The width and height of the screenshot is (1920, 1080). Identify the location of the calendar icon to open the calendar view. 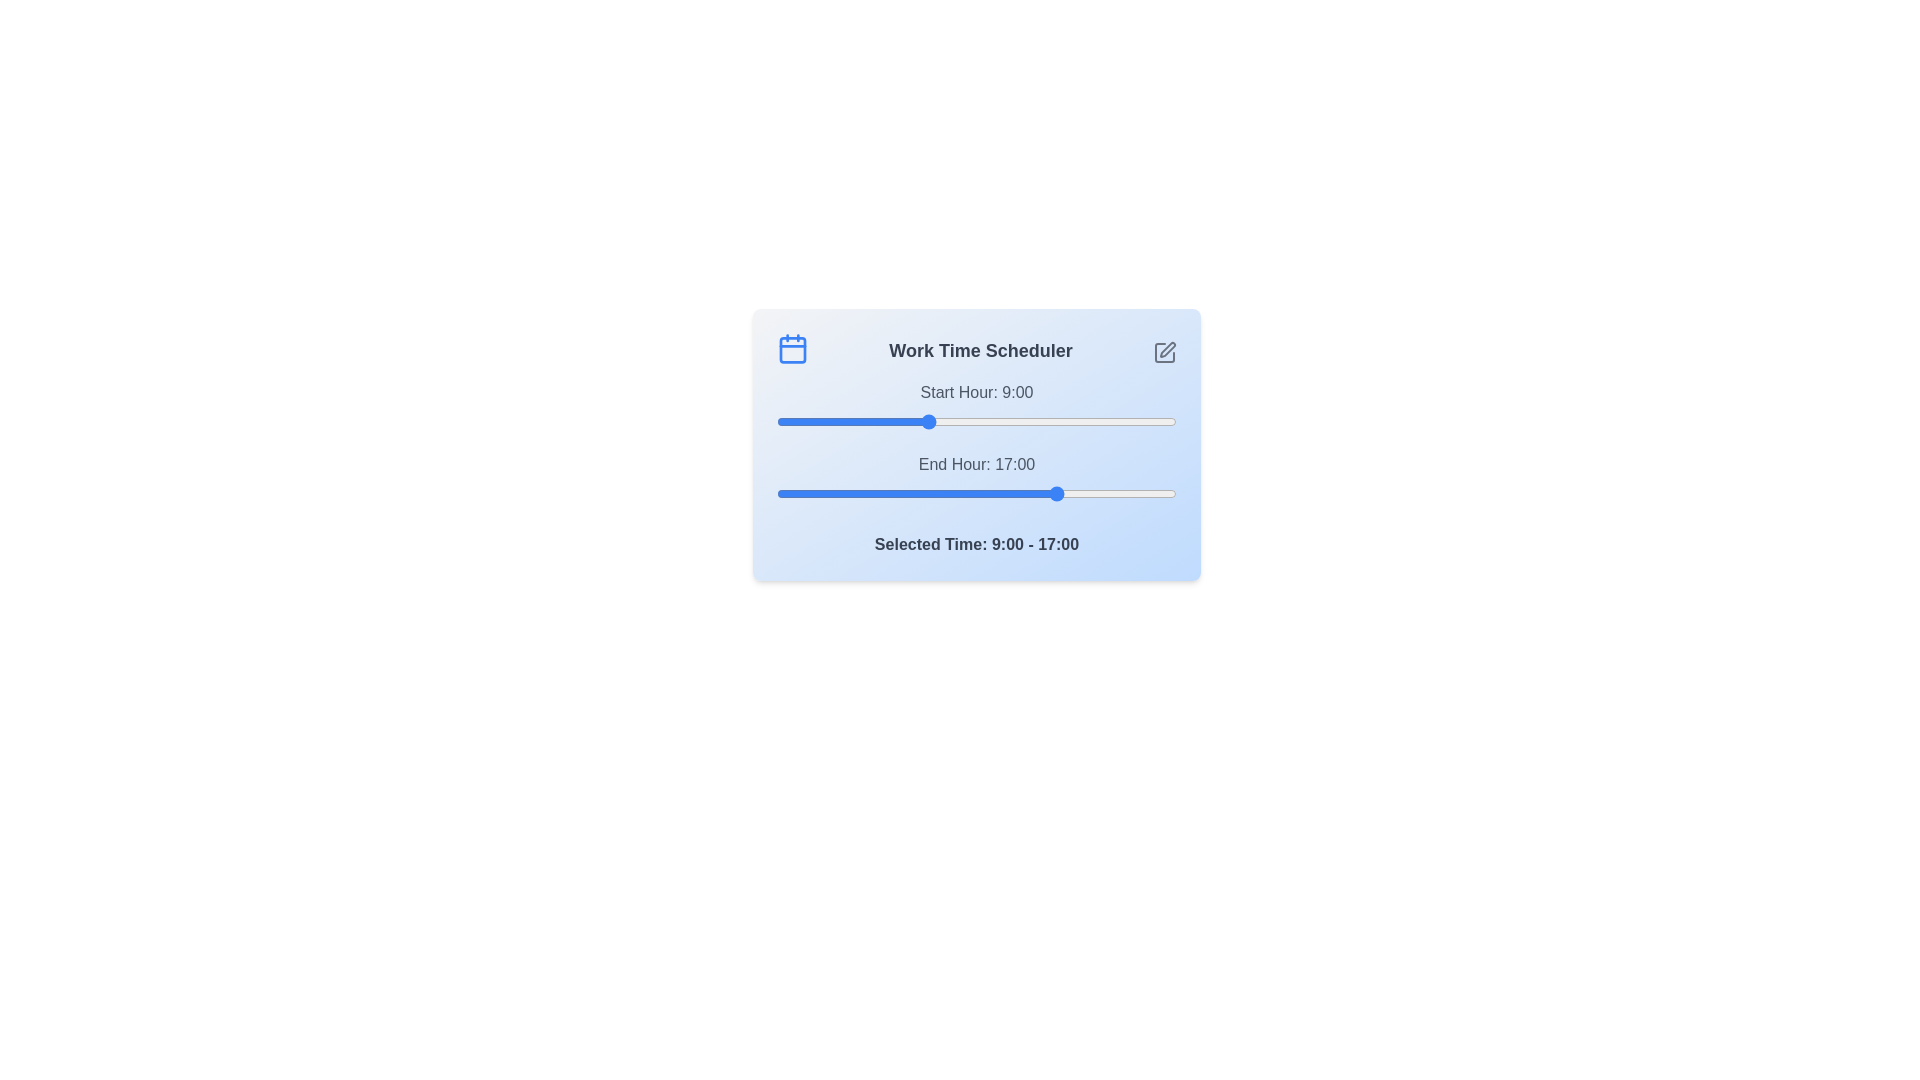
(791, 347).